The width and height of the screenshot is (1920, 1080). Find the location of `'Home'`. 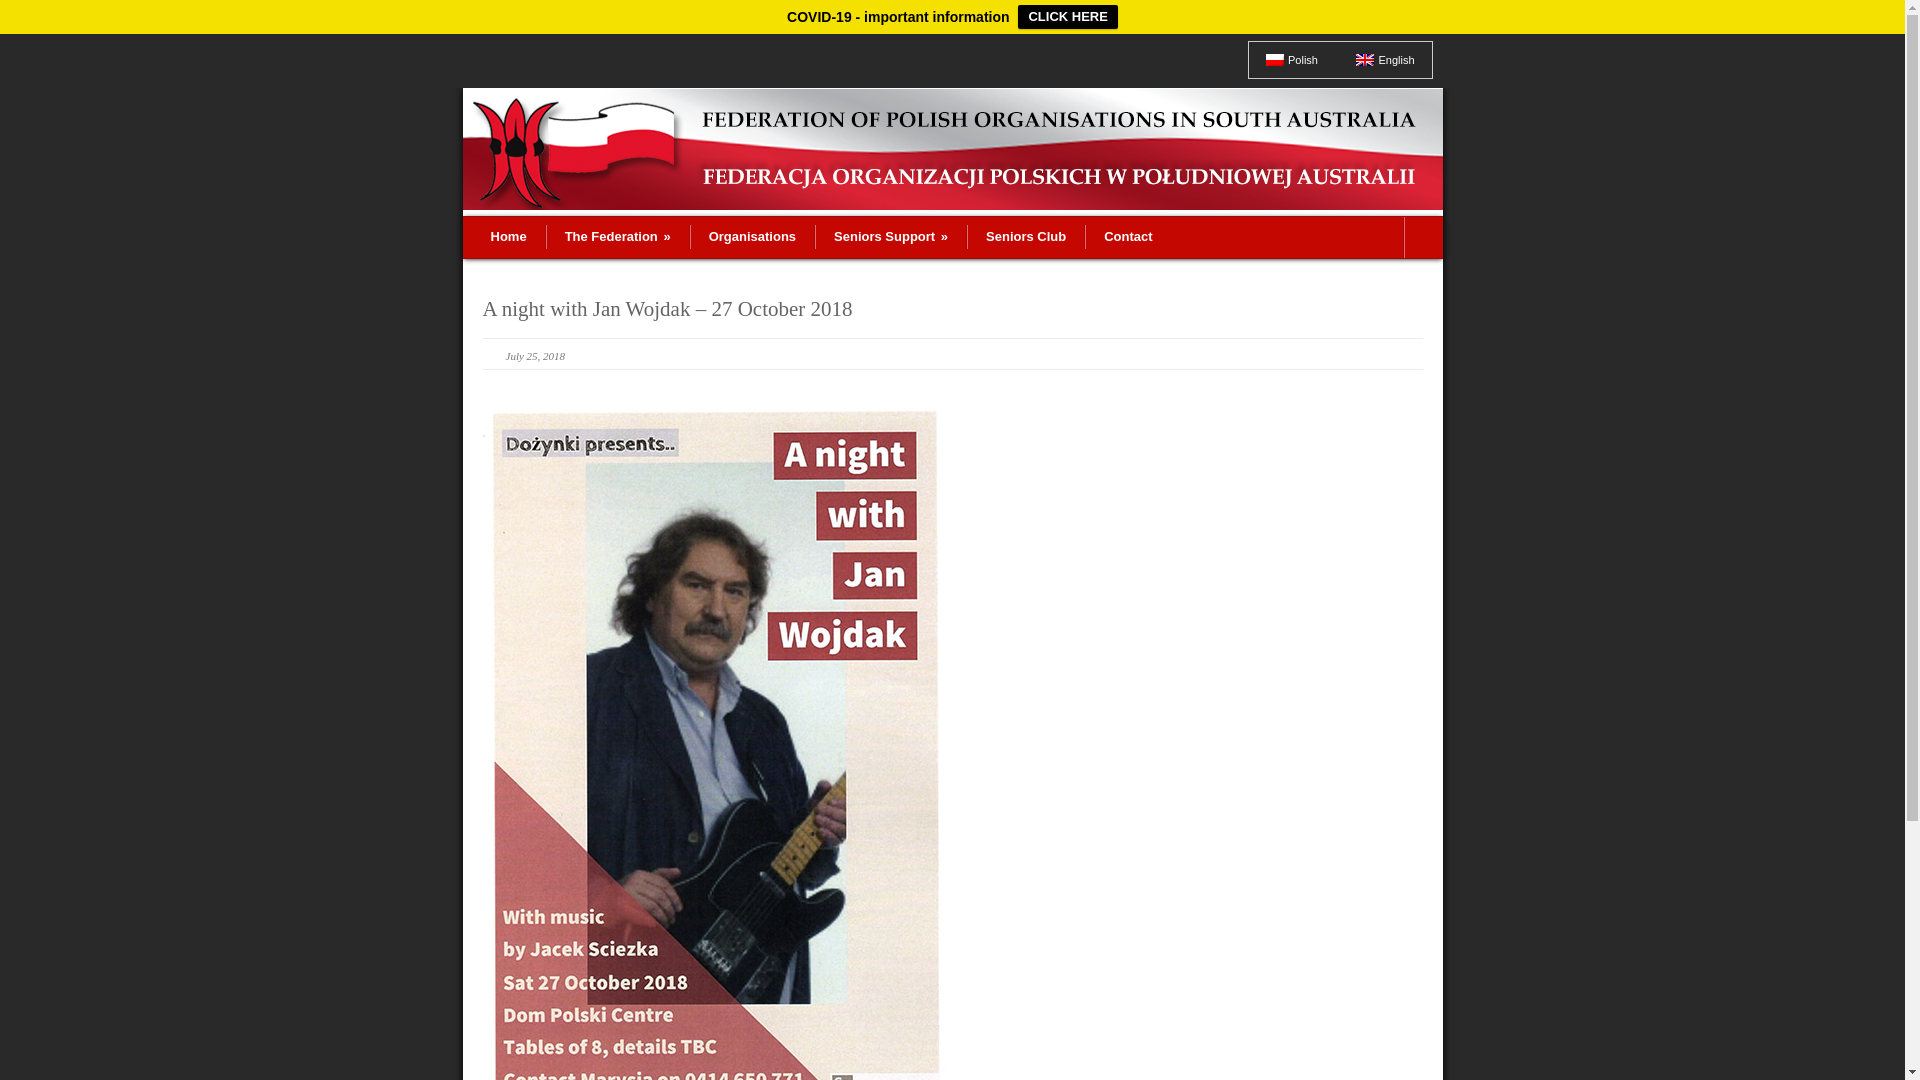

'Home' is located at coordinates (508, 235).